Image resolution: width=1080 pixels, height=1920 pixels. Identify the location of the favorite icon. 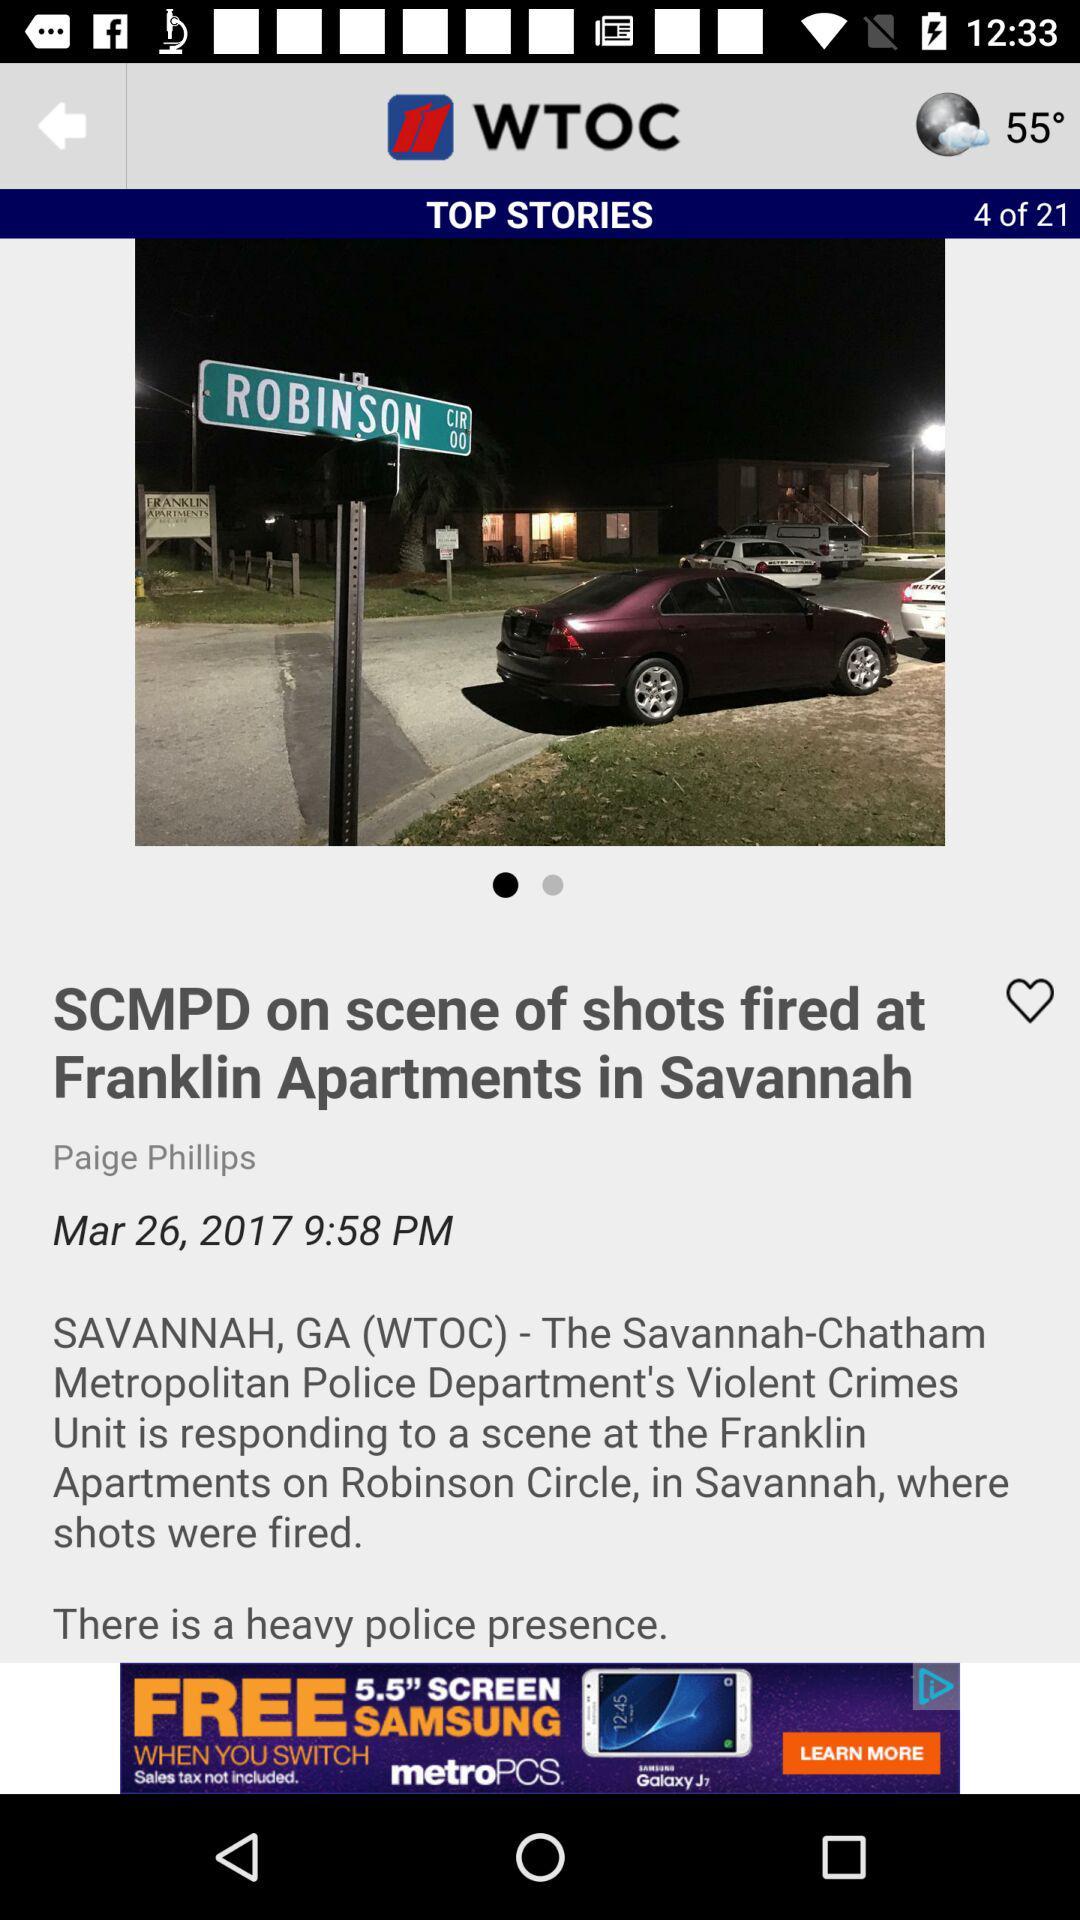
(1017, 1000).